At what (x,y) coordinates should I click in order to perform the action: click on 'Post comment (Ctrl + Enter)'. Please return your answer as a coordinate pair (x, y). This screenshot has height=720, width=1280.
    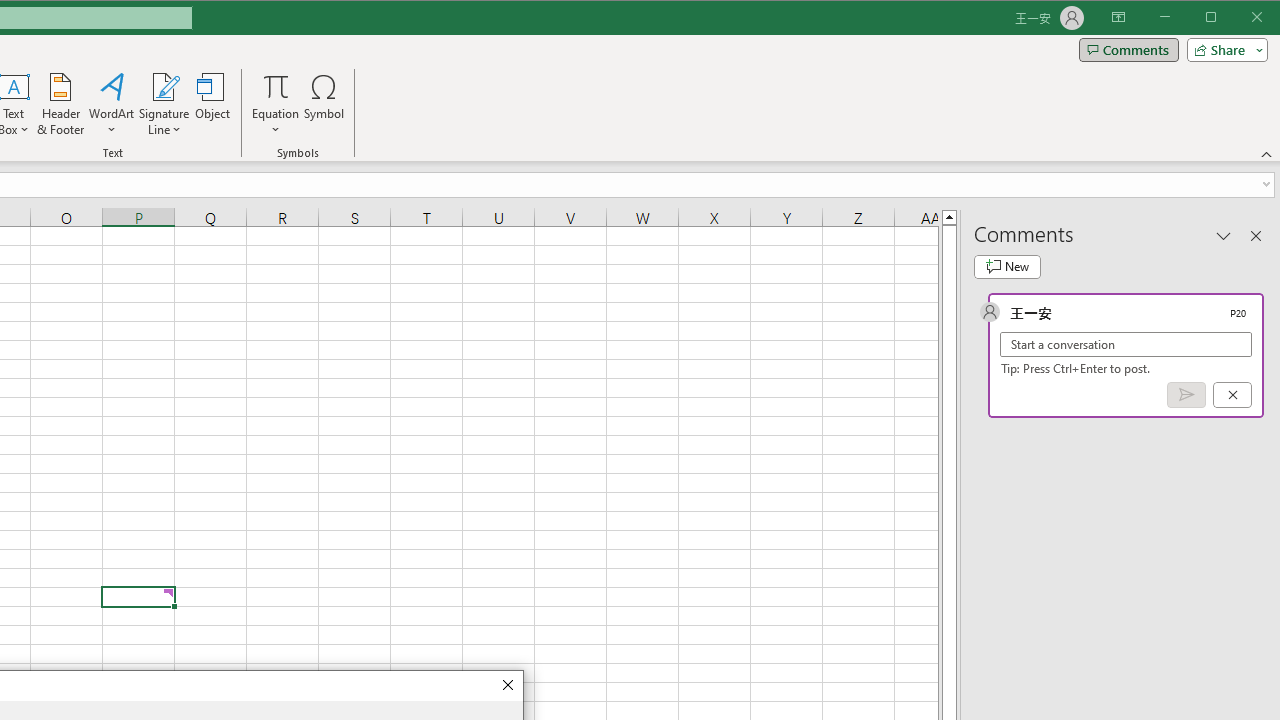
    Looking at the image, I should click on (1186, 395).